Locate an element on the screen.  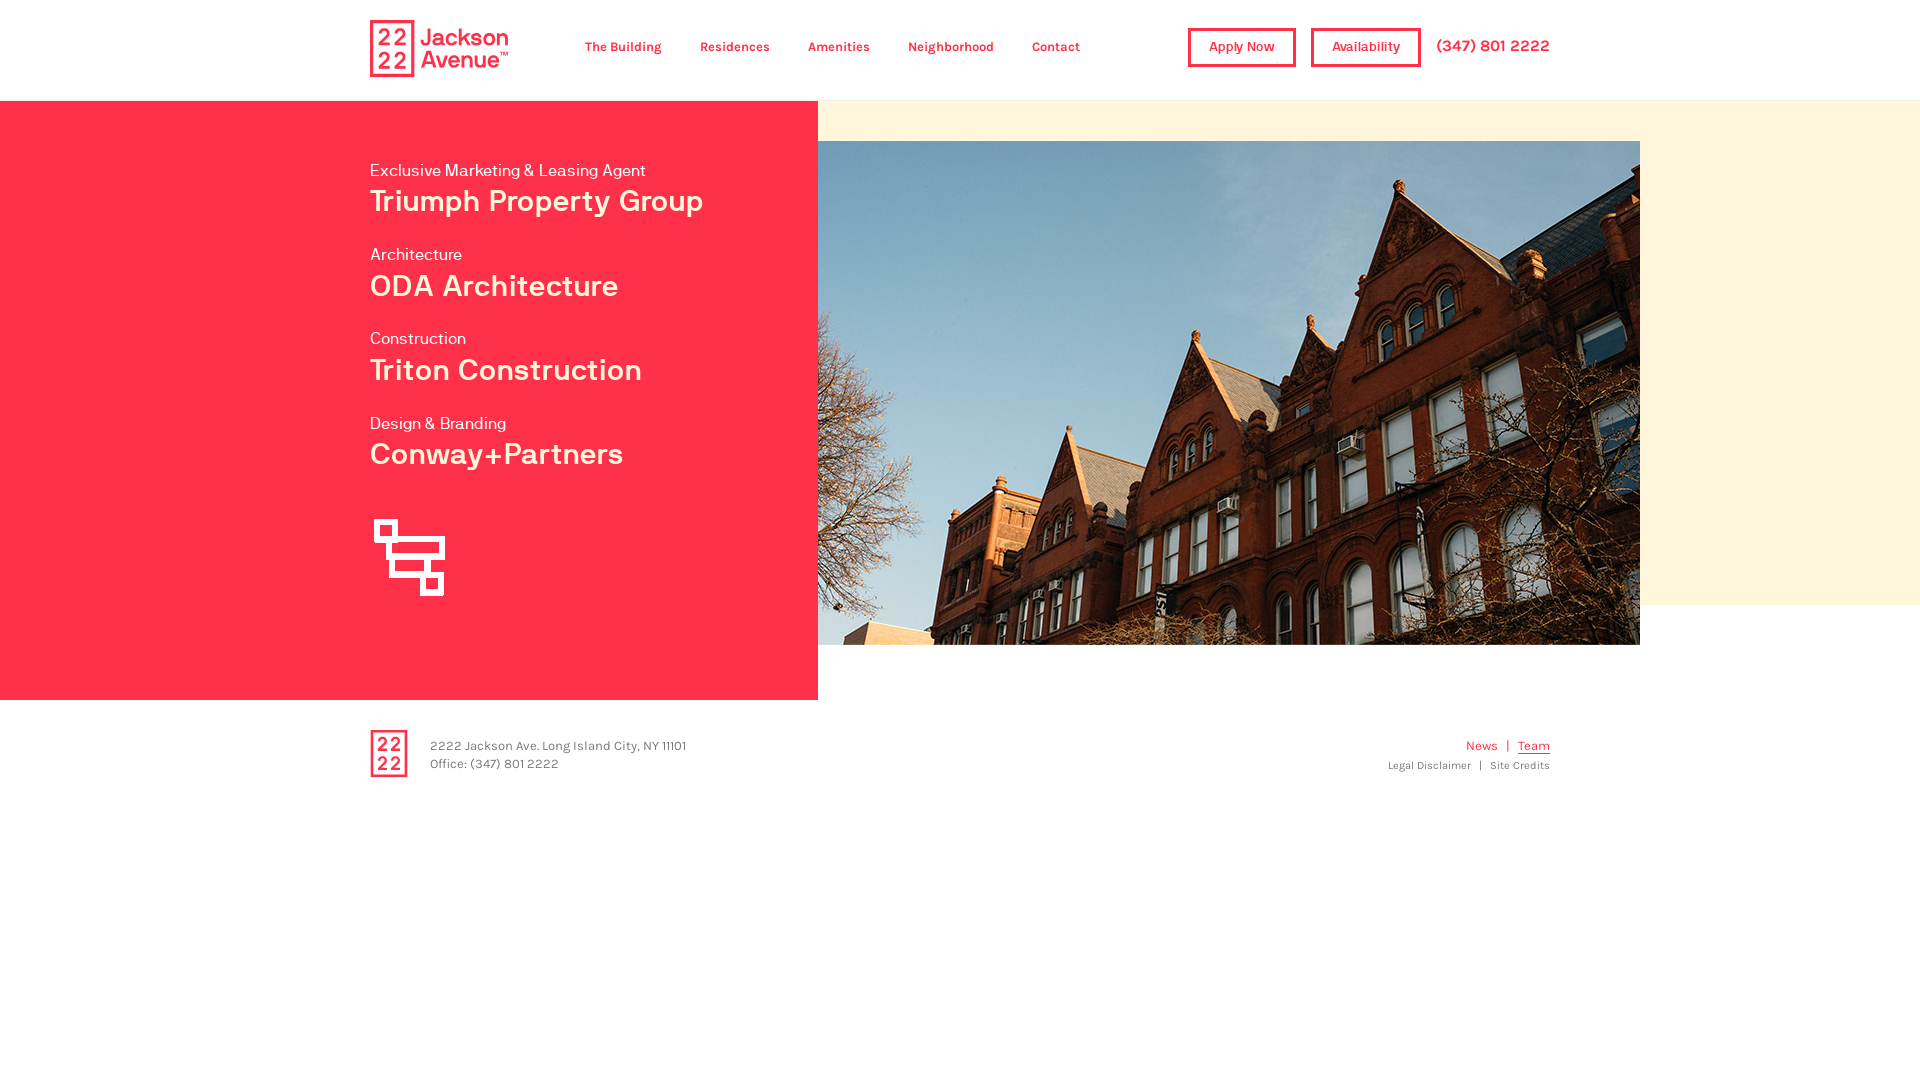
'Conway+Partners' is located at coordinates (497, 455).